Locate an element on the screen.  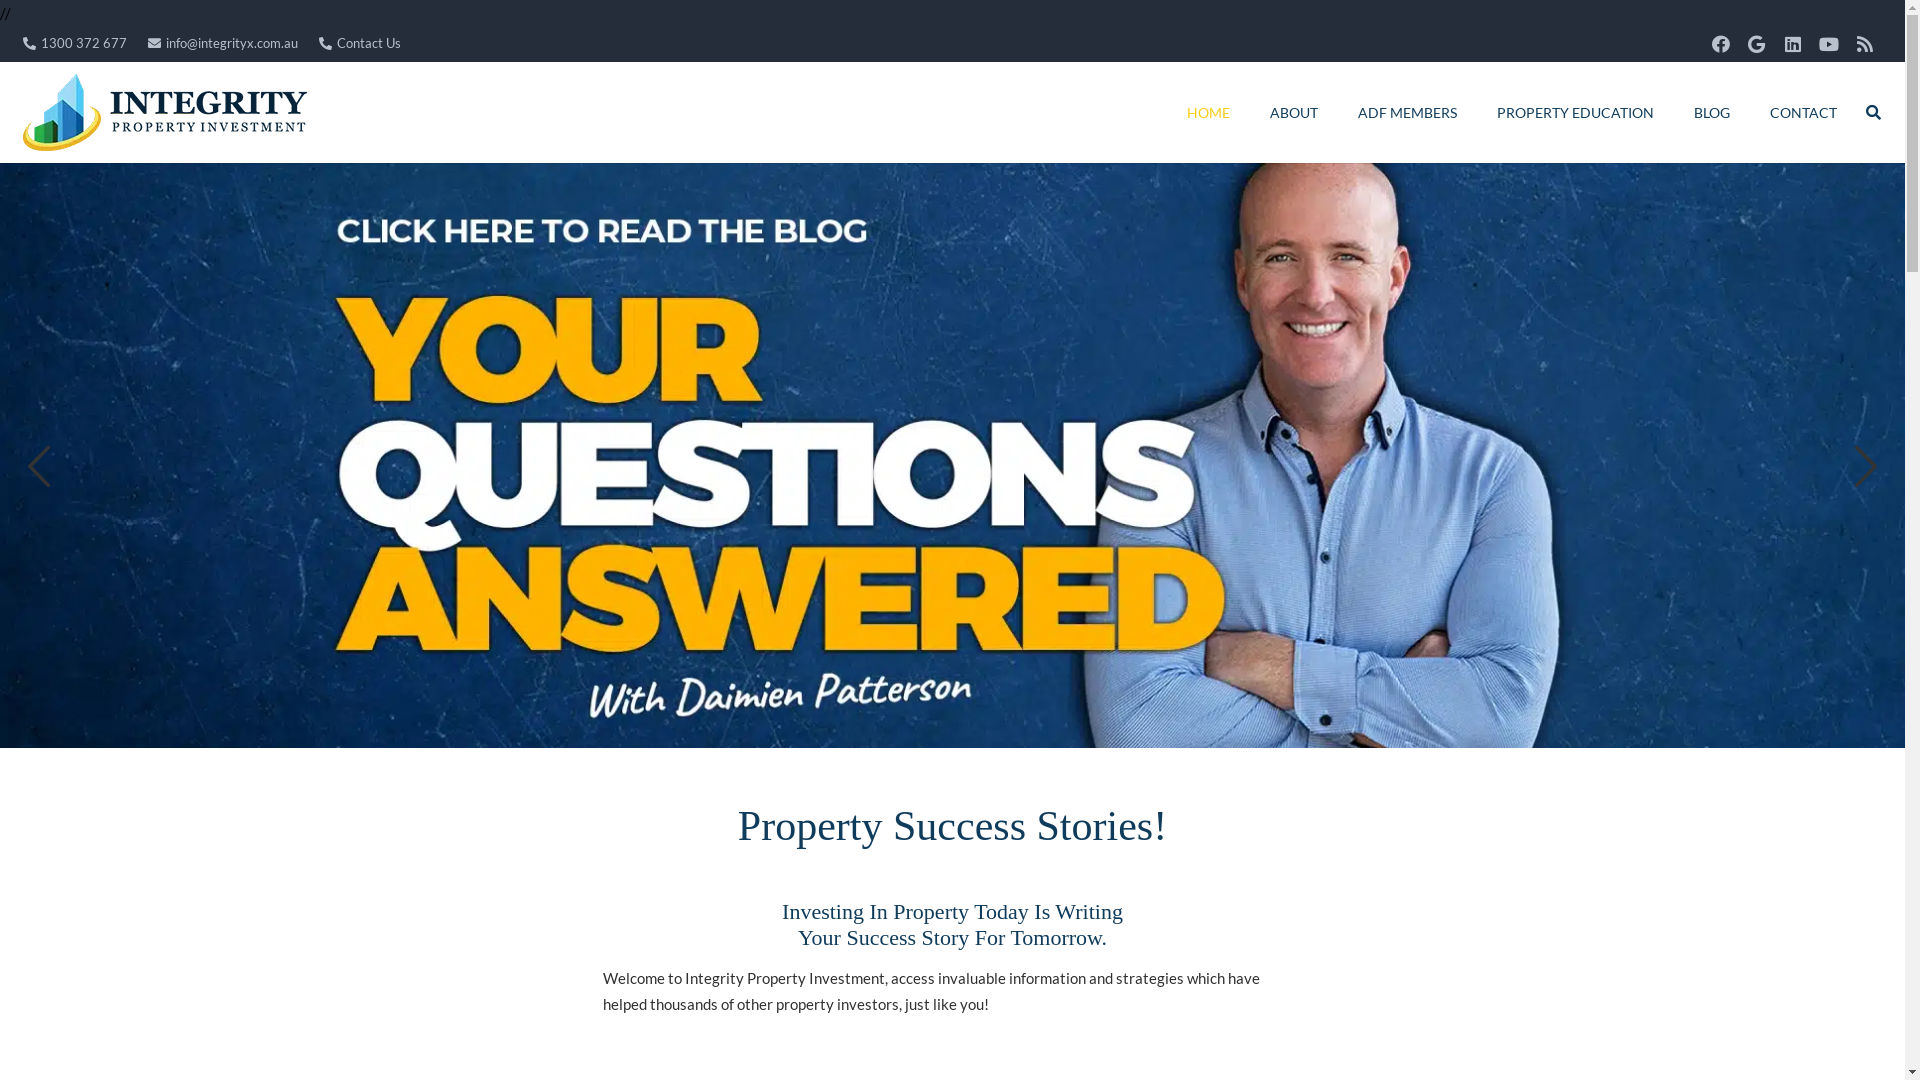
'Google' is located at coordinates (1755, 43).